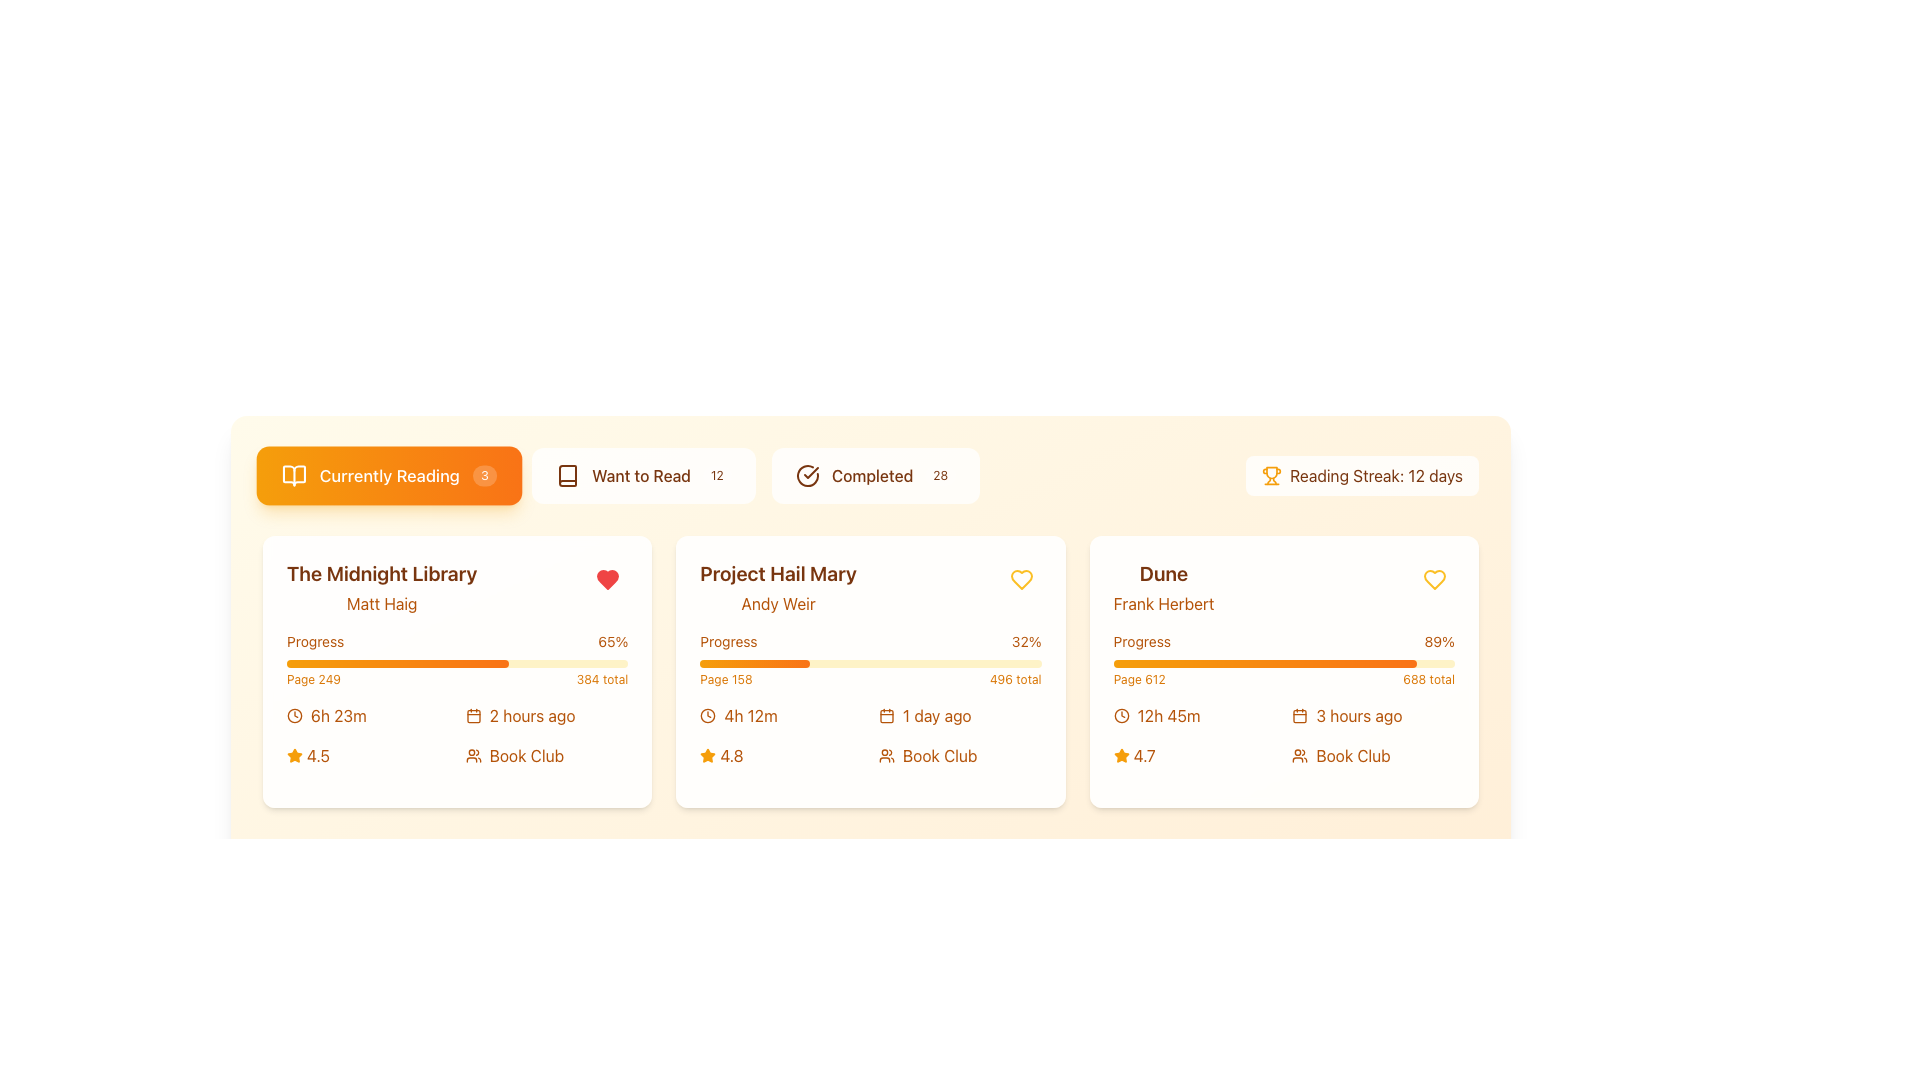  I want to click on the Progress bar representing 32% of the reading progress for the book 'Project Hail Mary', located below the text 'Progress', so click(753, 663).